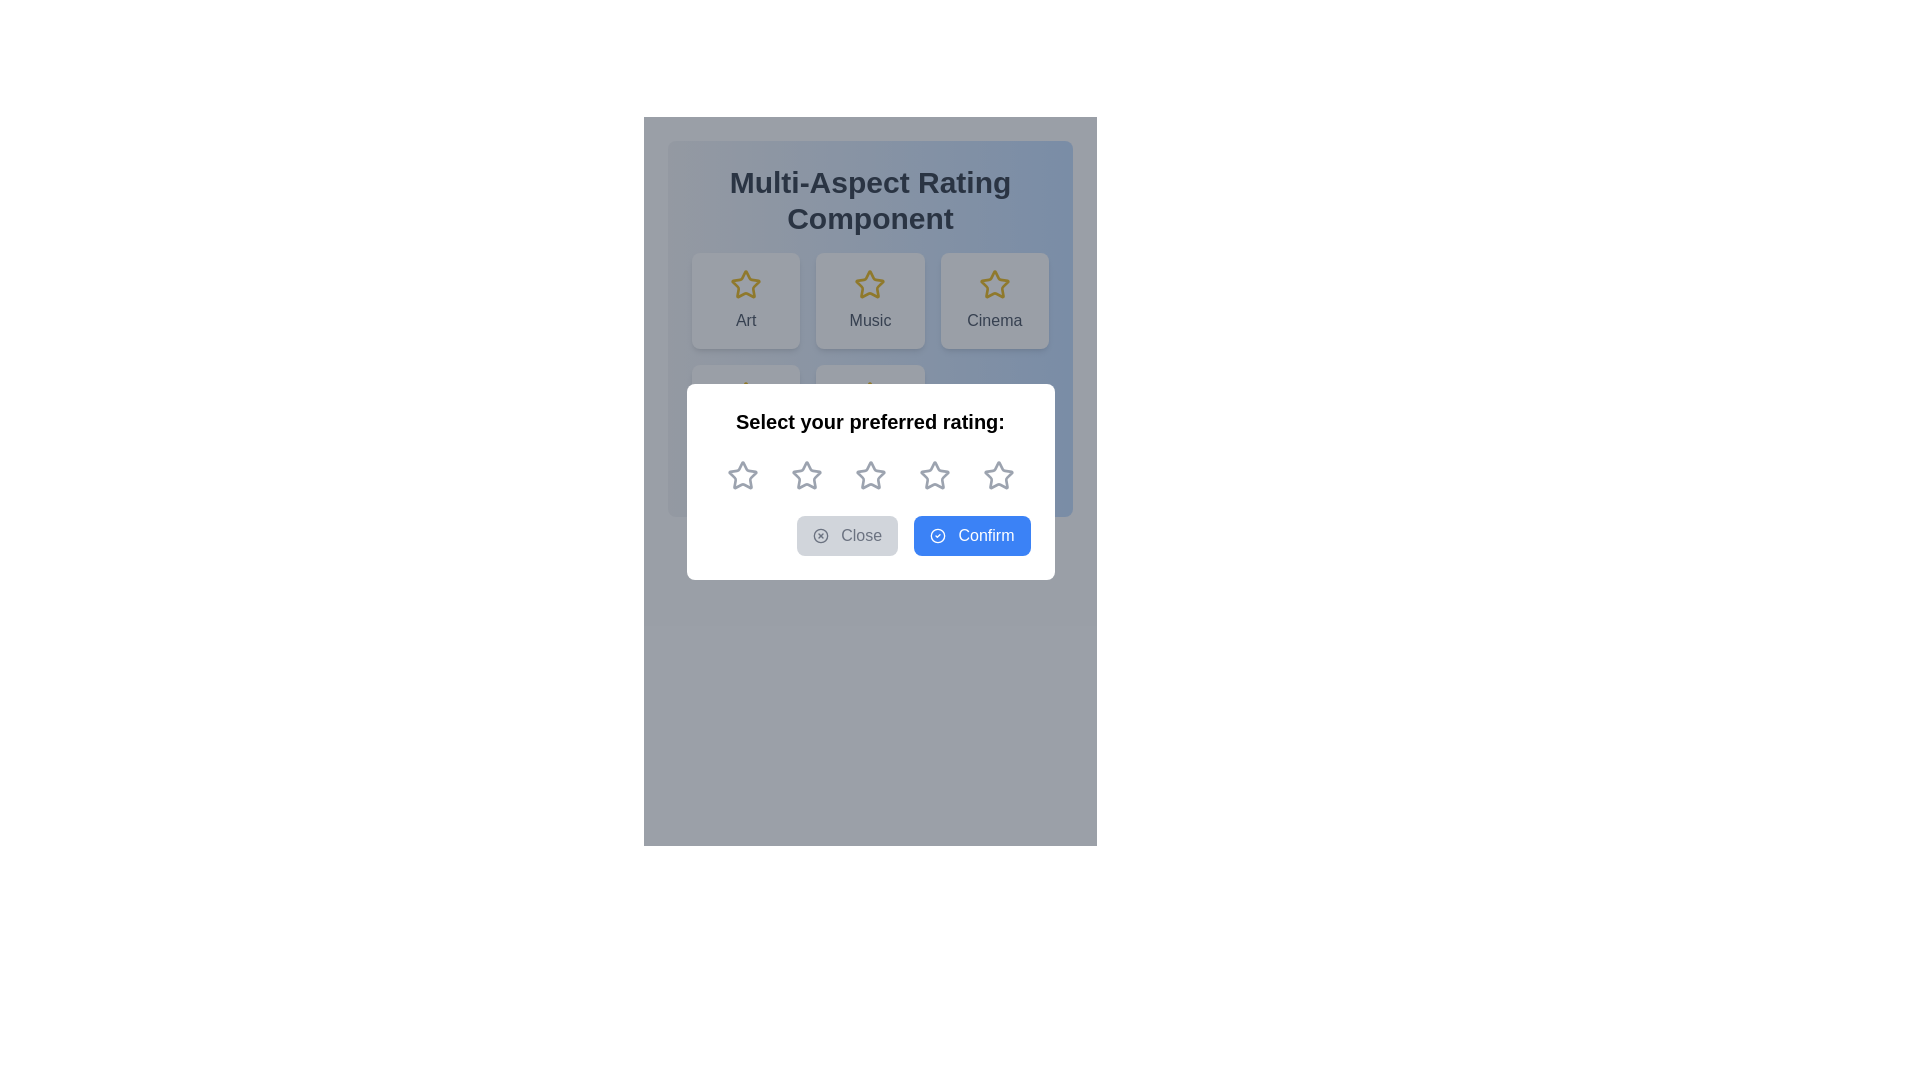 Image resolution: width=1920 pixels, height=1080 pixels. I want to click on the first star in the star-based rating system, so click(806, 474).